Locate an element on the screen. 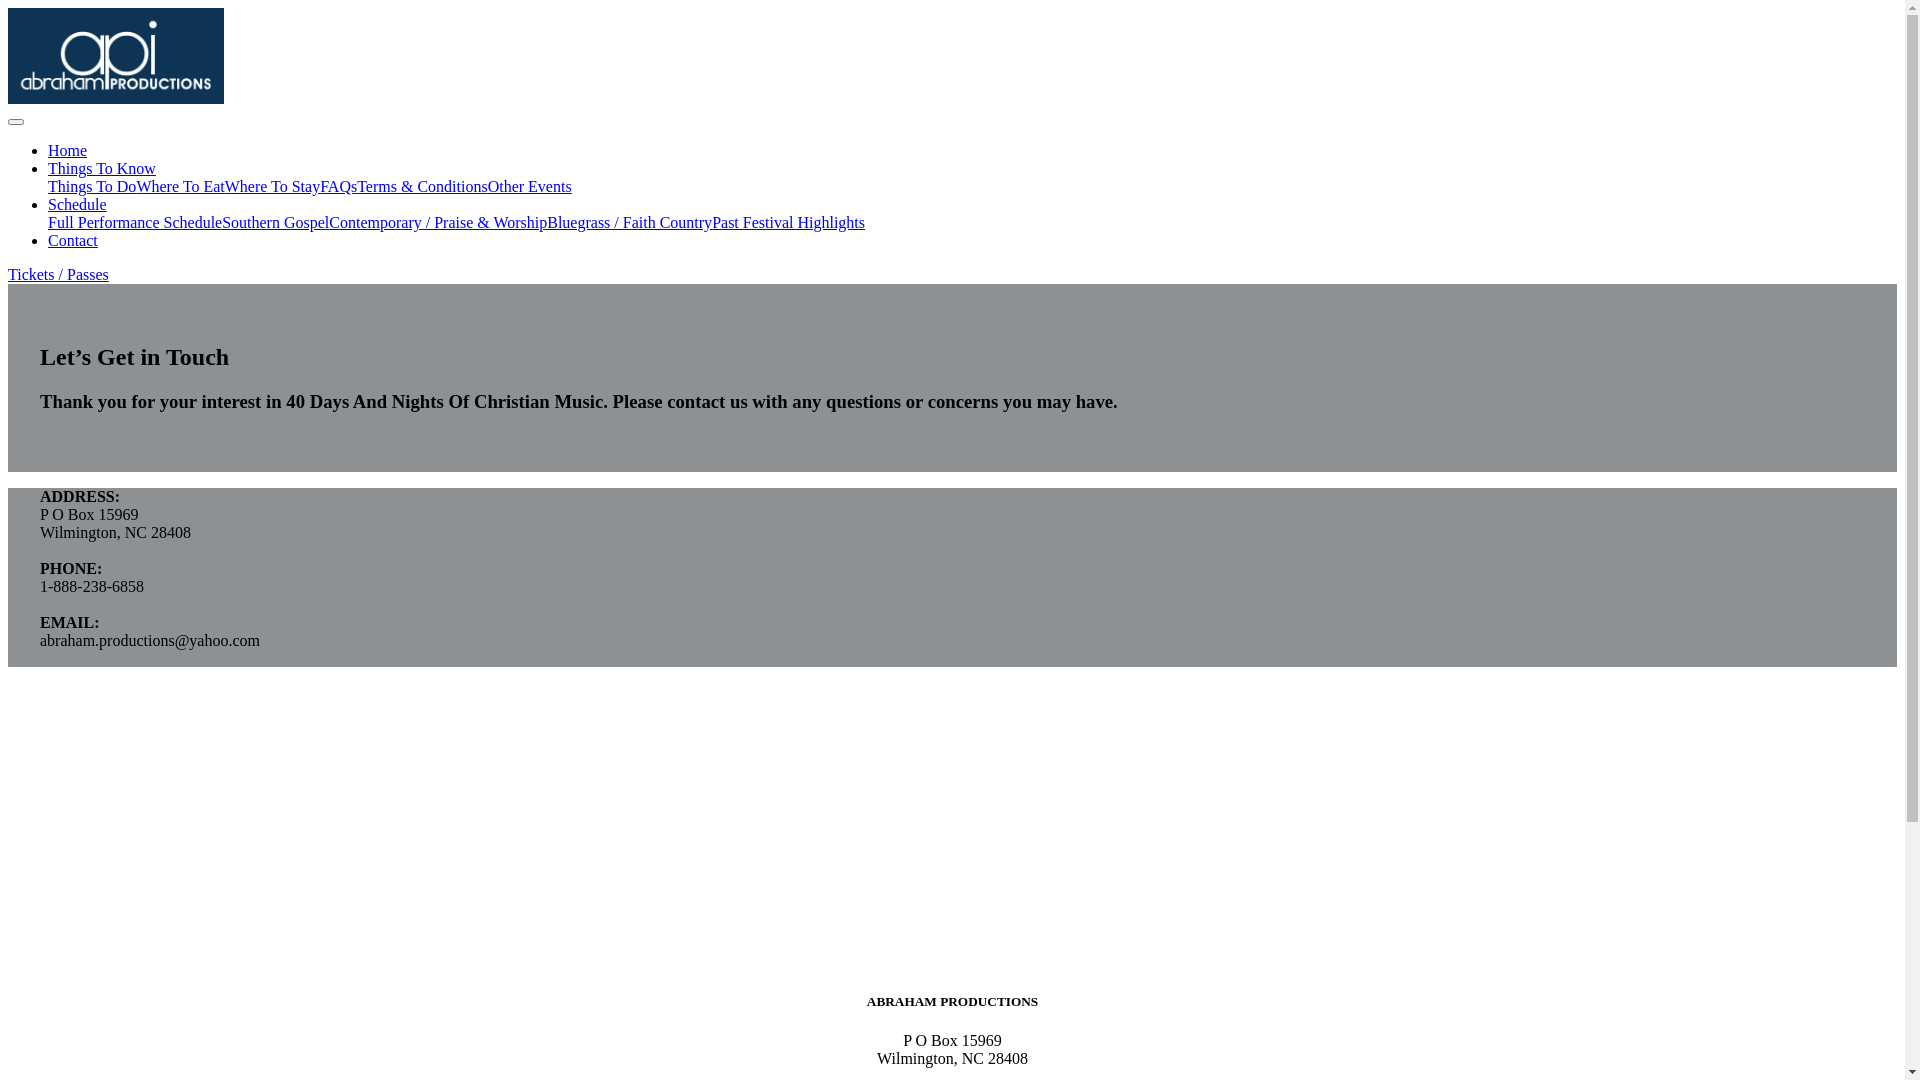 The height and width of the screenshot is (1080, 1920). 'Bluegrass / Faith Country' is located at coordinates (628, 222).